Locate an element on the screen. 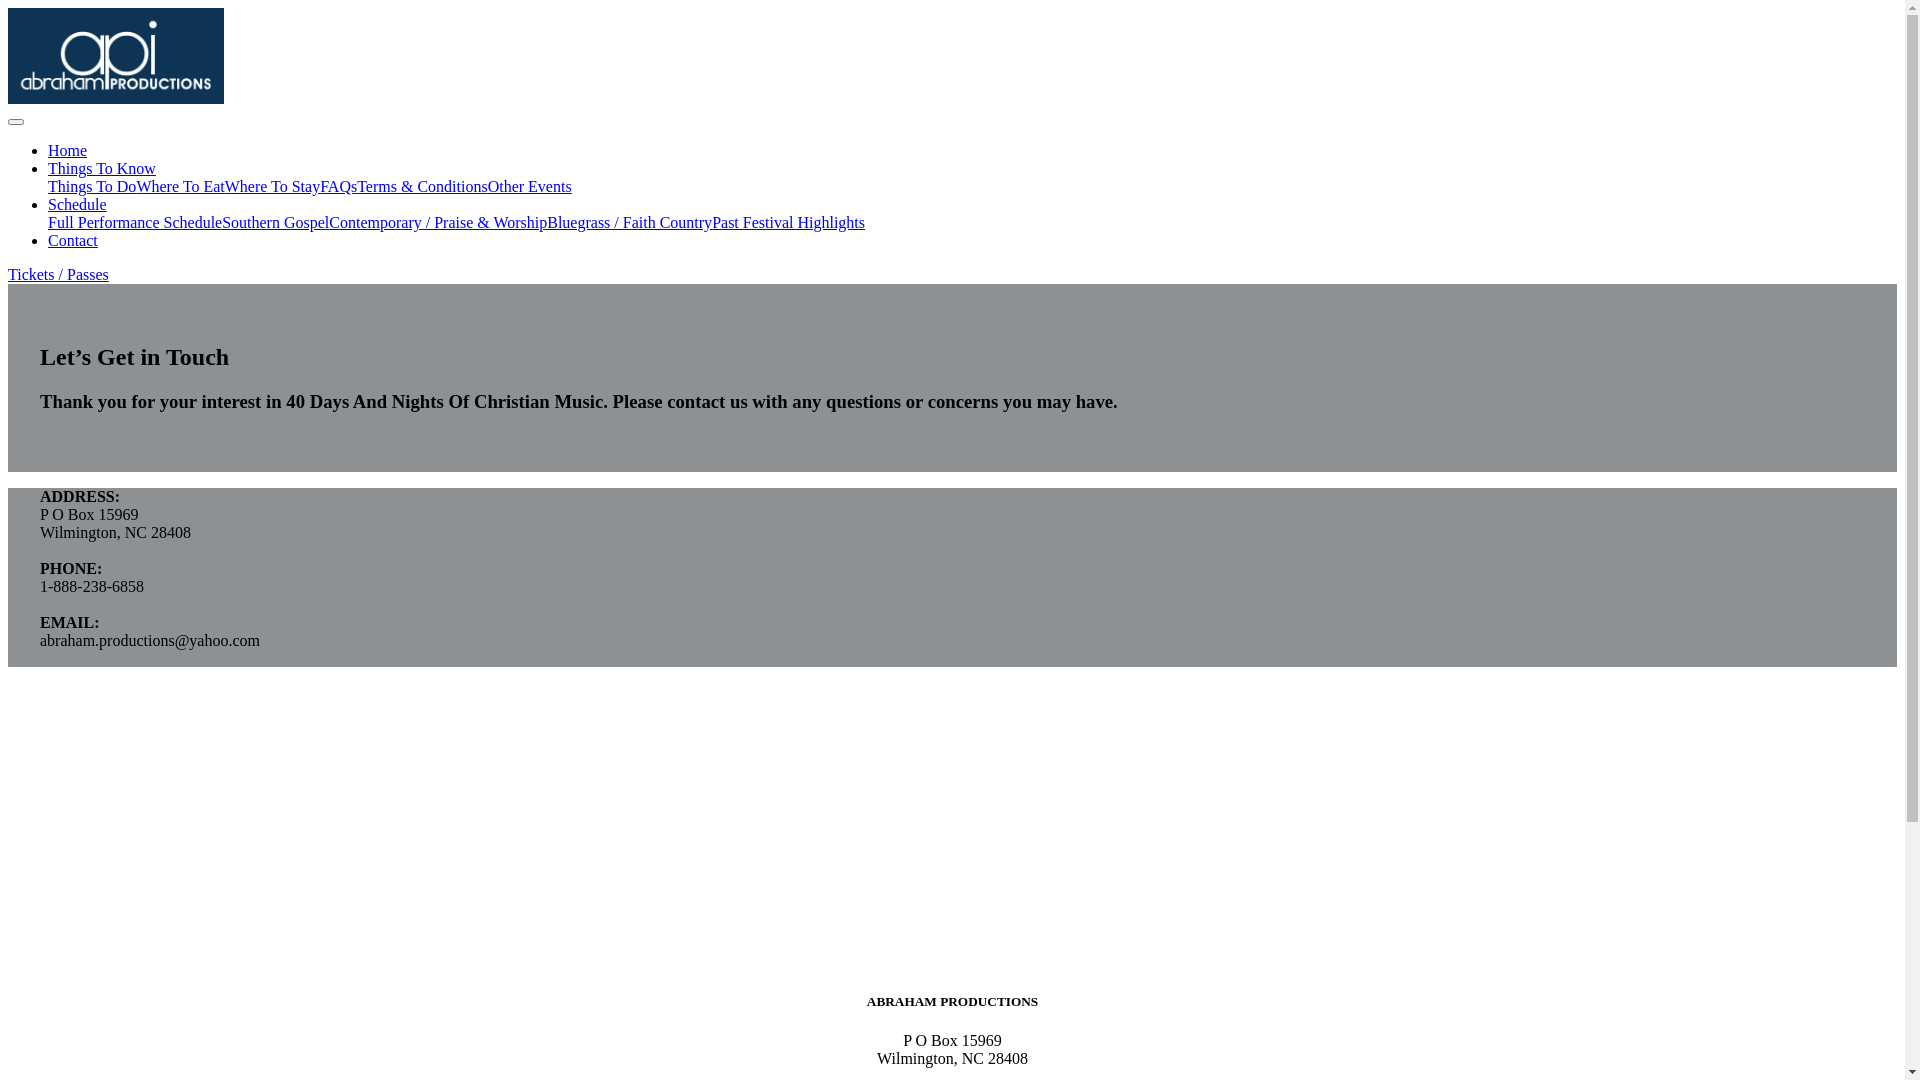 The height and width of the screenshot is (1080, 1920). 'Bluegrass / Faith Country' is located at coordinates (628, 222).